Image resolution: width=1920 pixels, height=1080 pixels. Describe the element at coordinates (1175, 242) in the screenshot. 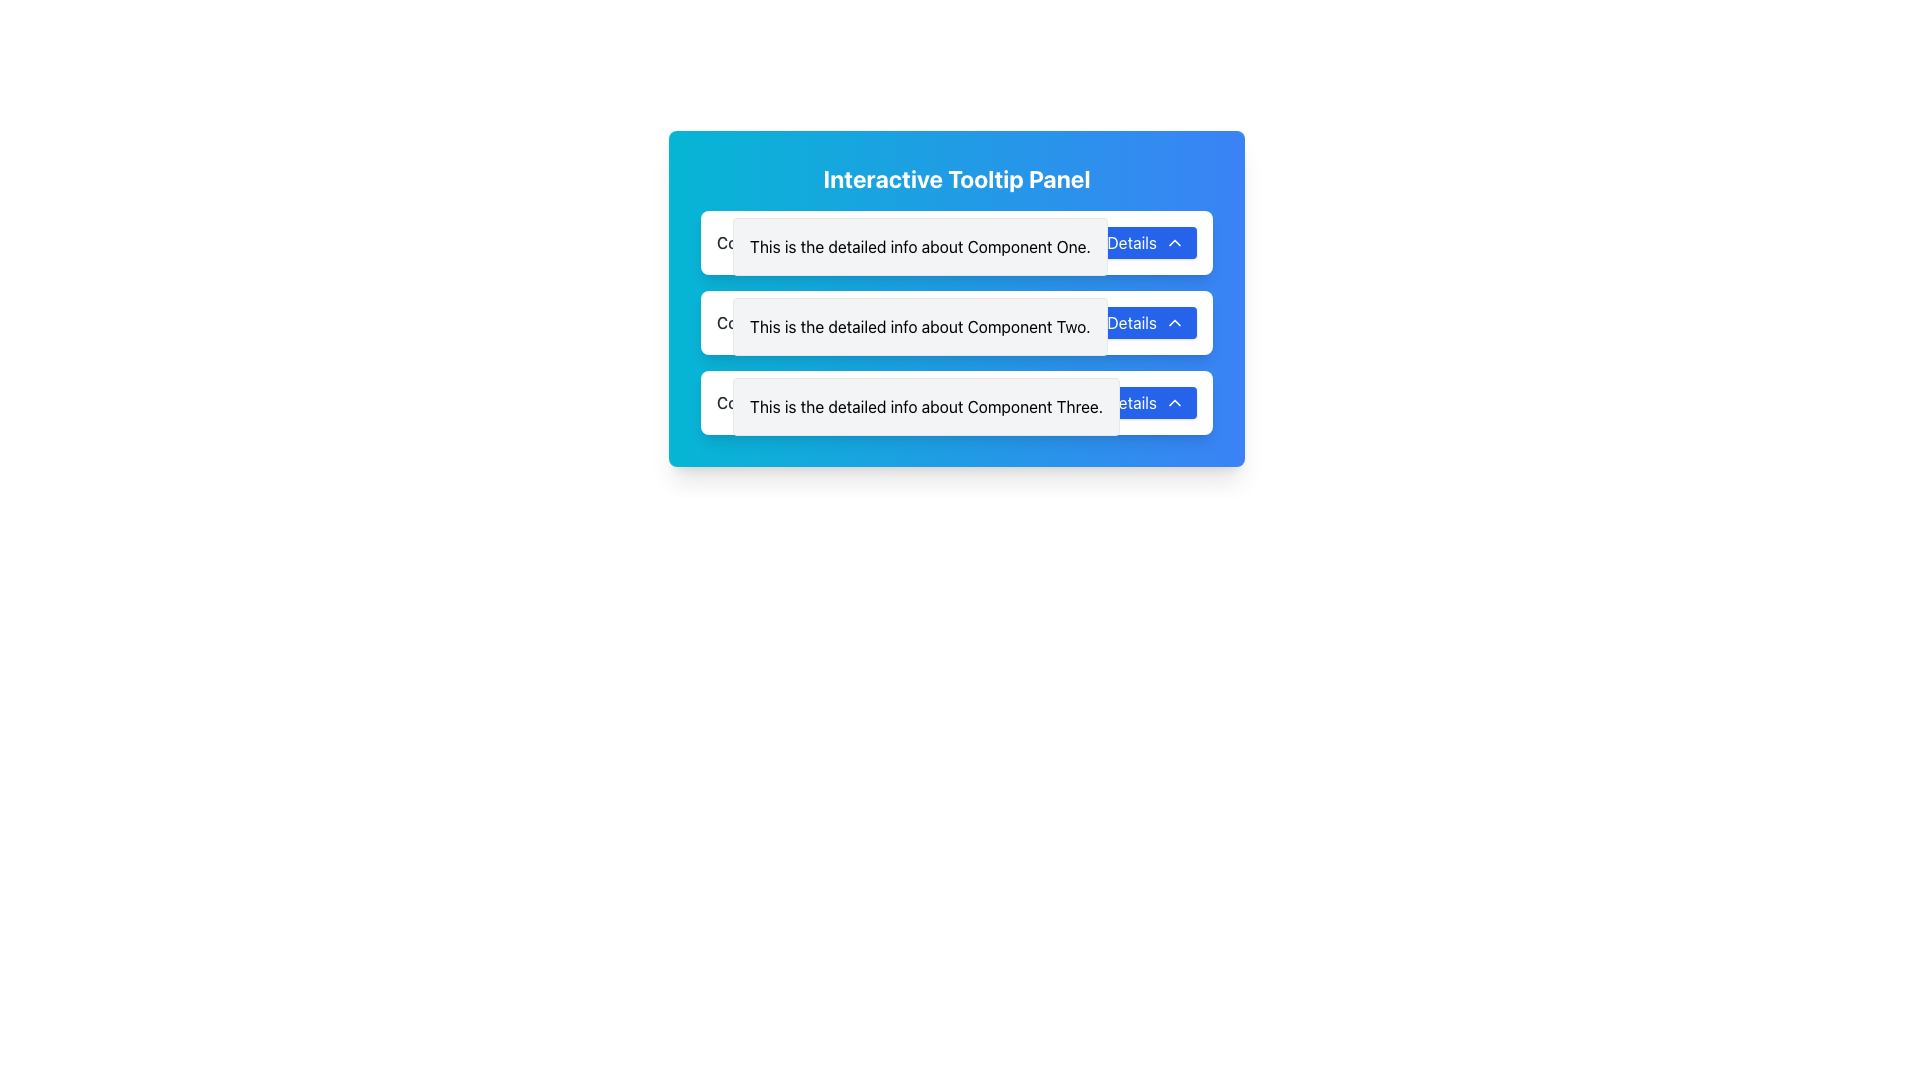

I see `the upward-facing icon that indicates collapsing or interacting with the content of the 'Details' button, which is the rightmost component in the third row of buttons labeled 'Details'` at that location.